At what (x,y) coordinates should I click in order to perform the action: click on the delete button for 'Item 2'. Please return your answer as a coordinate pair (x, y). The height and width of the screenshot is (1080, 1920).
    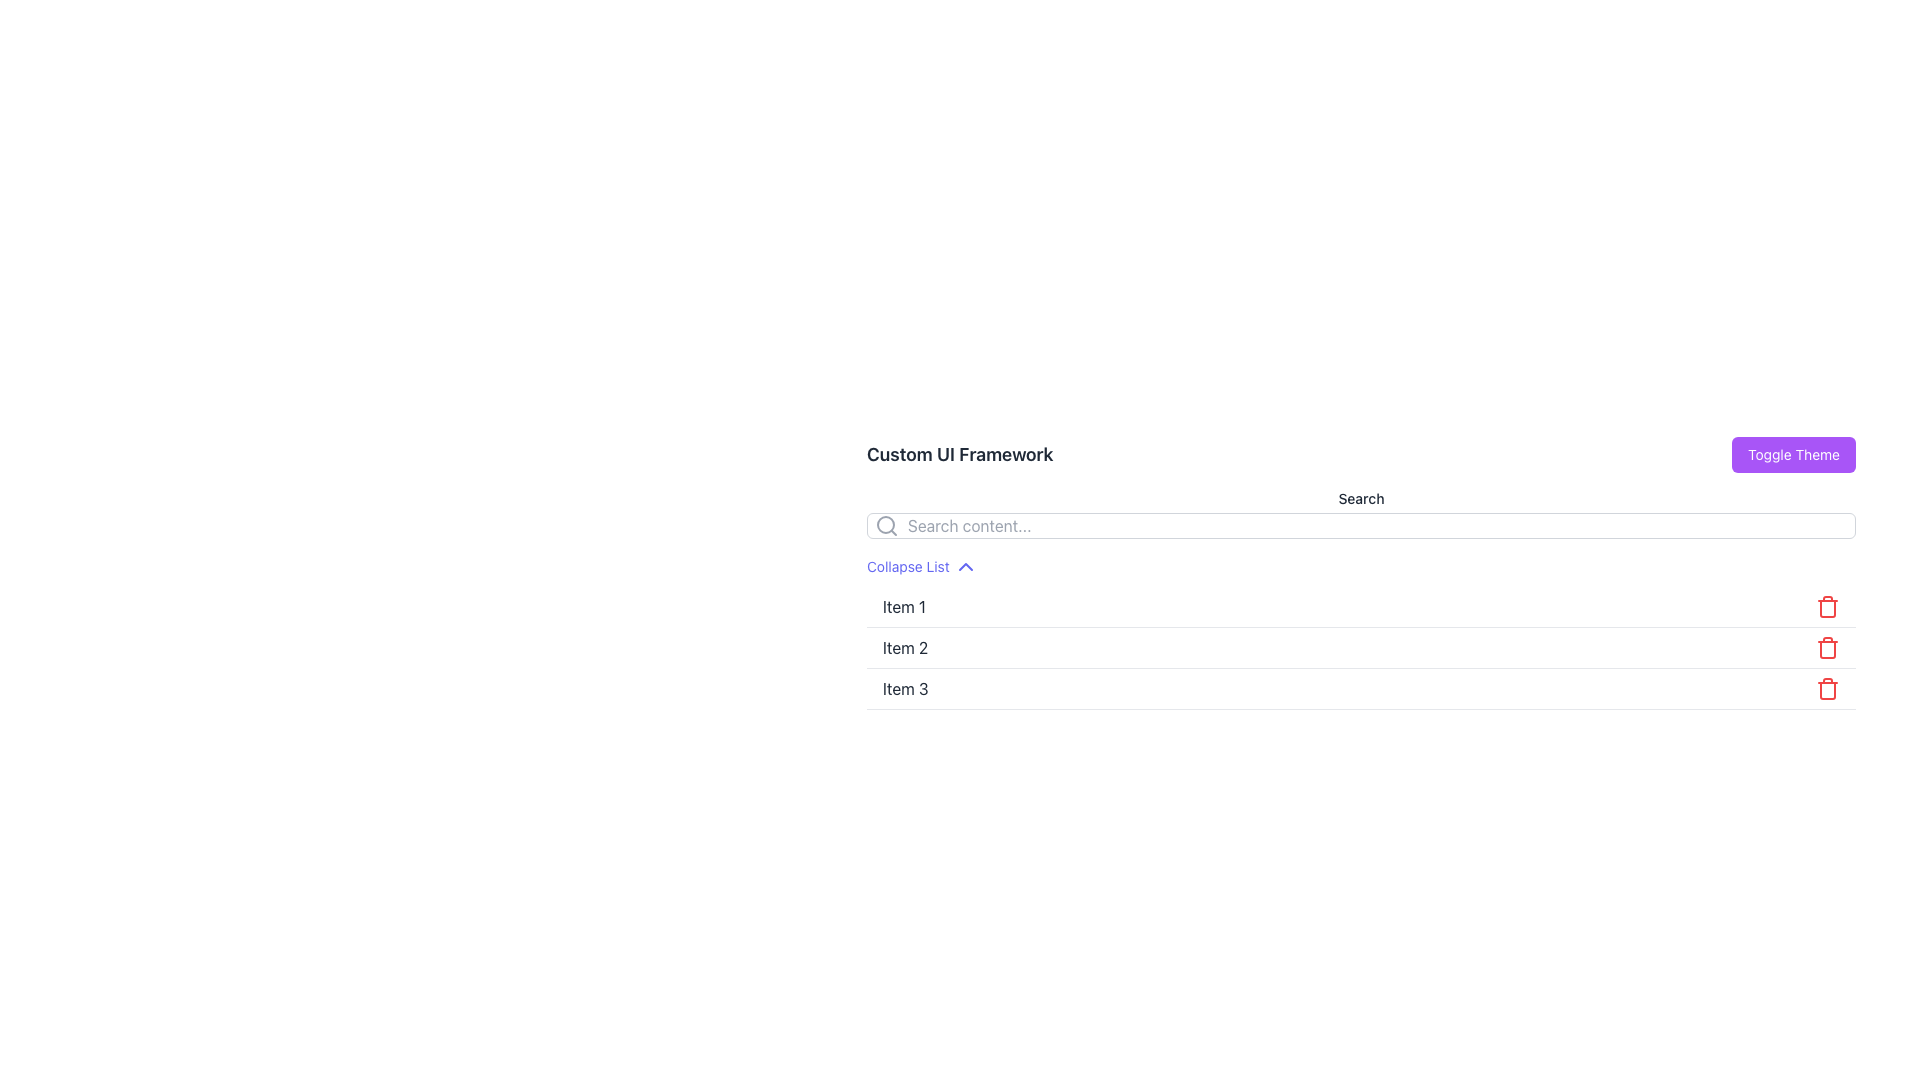
    Looking at the image, I should click on (1828, 648).